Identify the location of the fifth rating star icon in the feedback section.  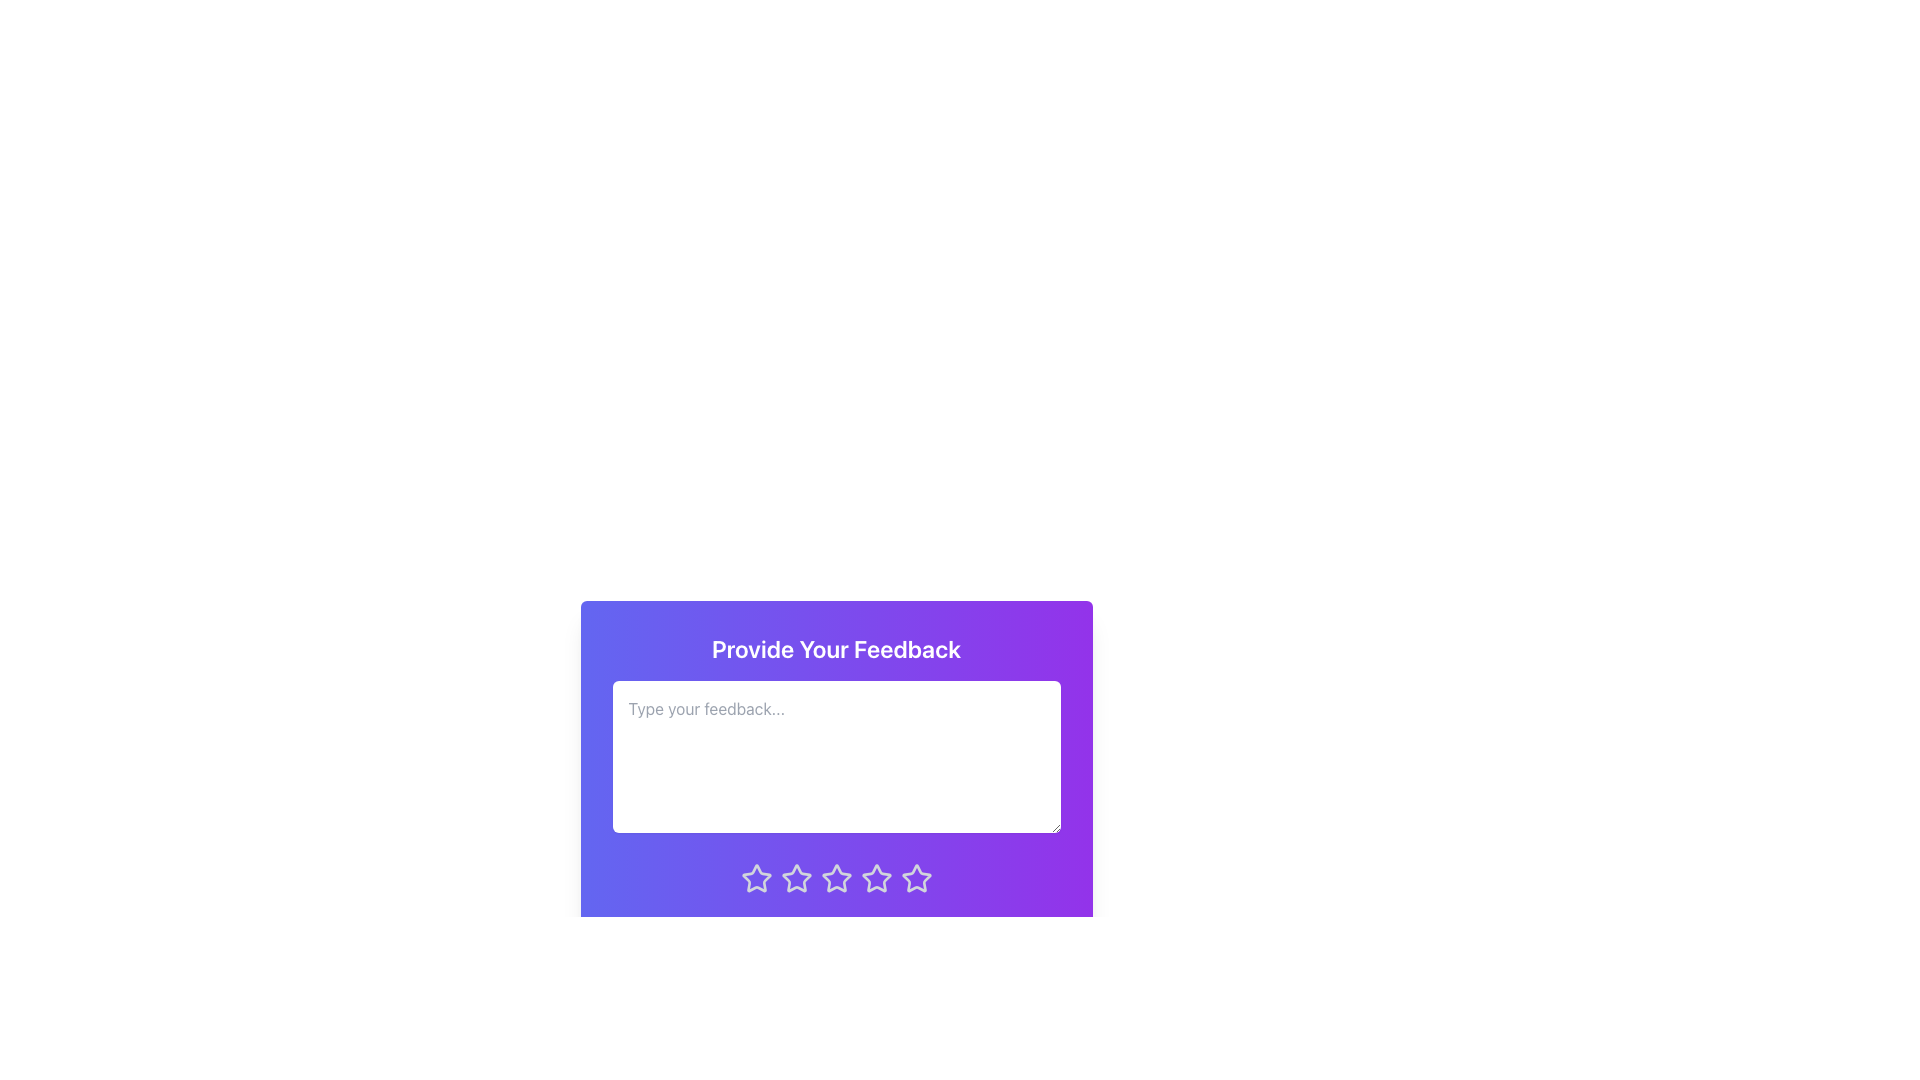
(876, 878).